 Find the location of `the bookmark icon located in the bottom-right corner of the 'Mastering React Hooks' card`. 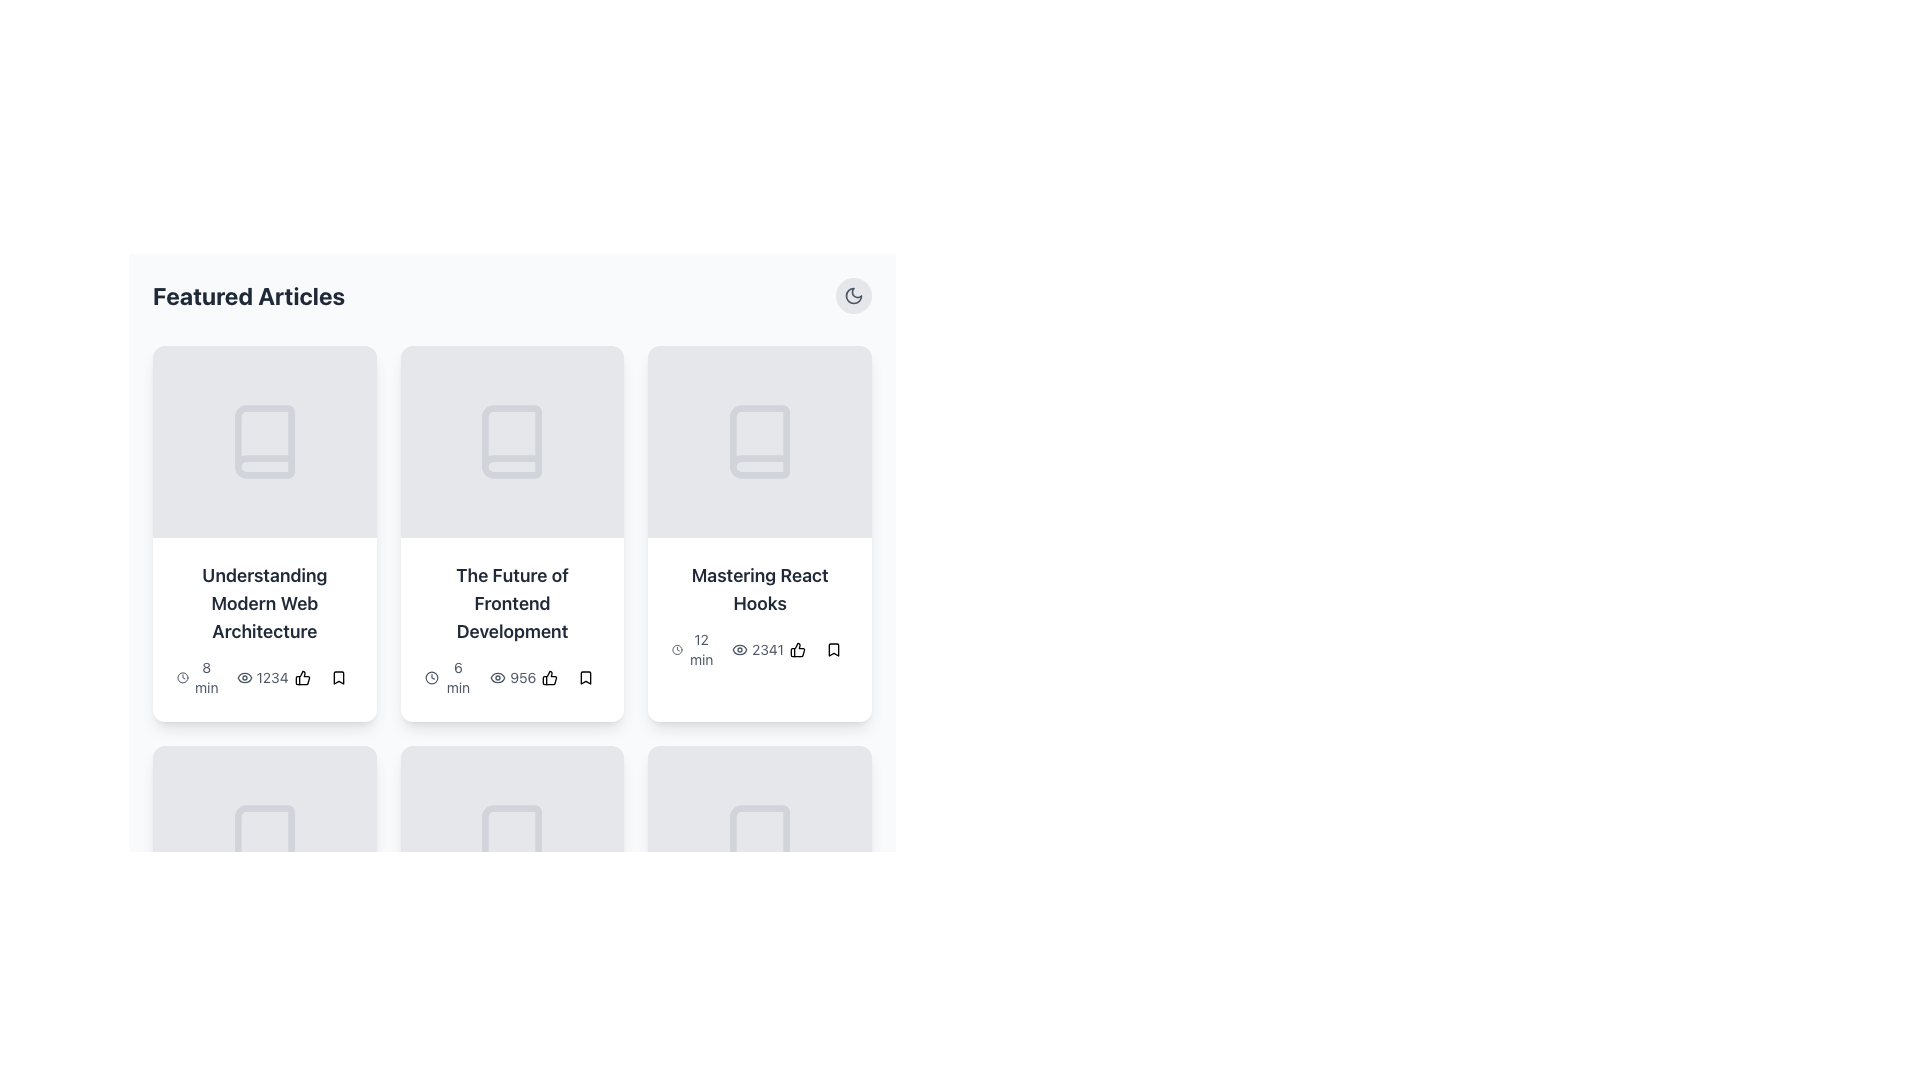

the bookmark icon located in the bottom-right corner of the 'Mastering React Hooks' card is located at coordinates (834, 650).